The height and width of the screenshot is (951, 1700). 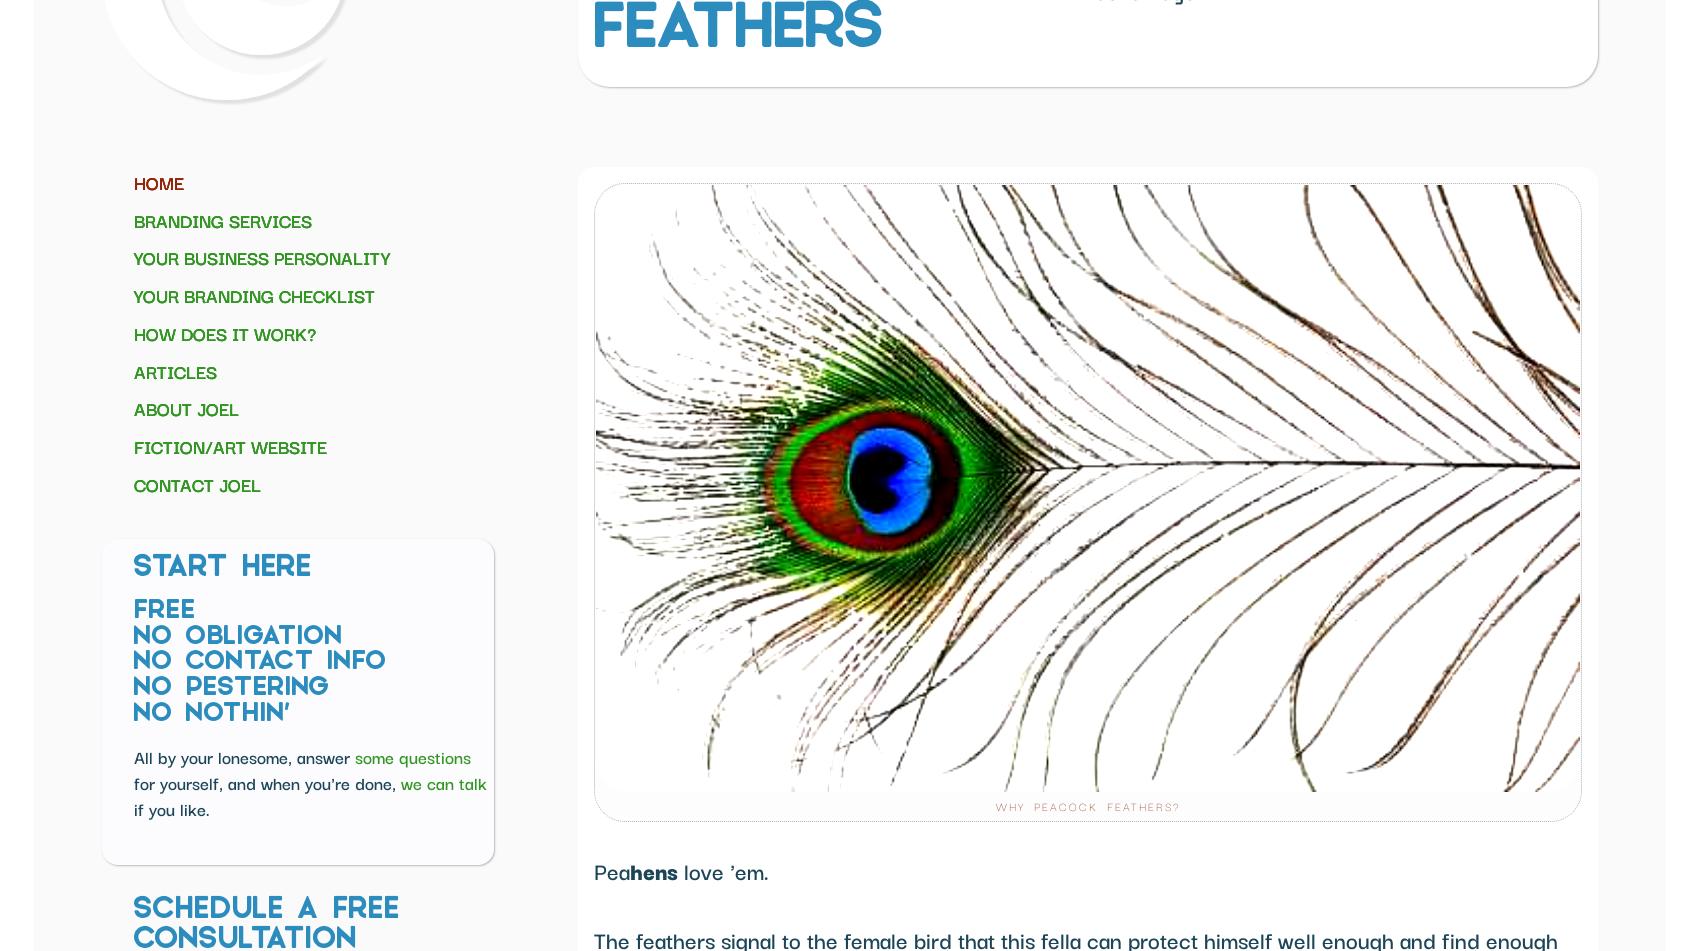 What do you see at coordinates (238, 635) in the screenshot?
I see `'No Obligation'` at bounding box center [238, 635].